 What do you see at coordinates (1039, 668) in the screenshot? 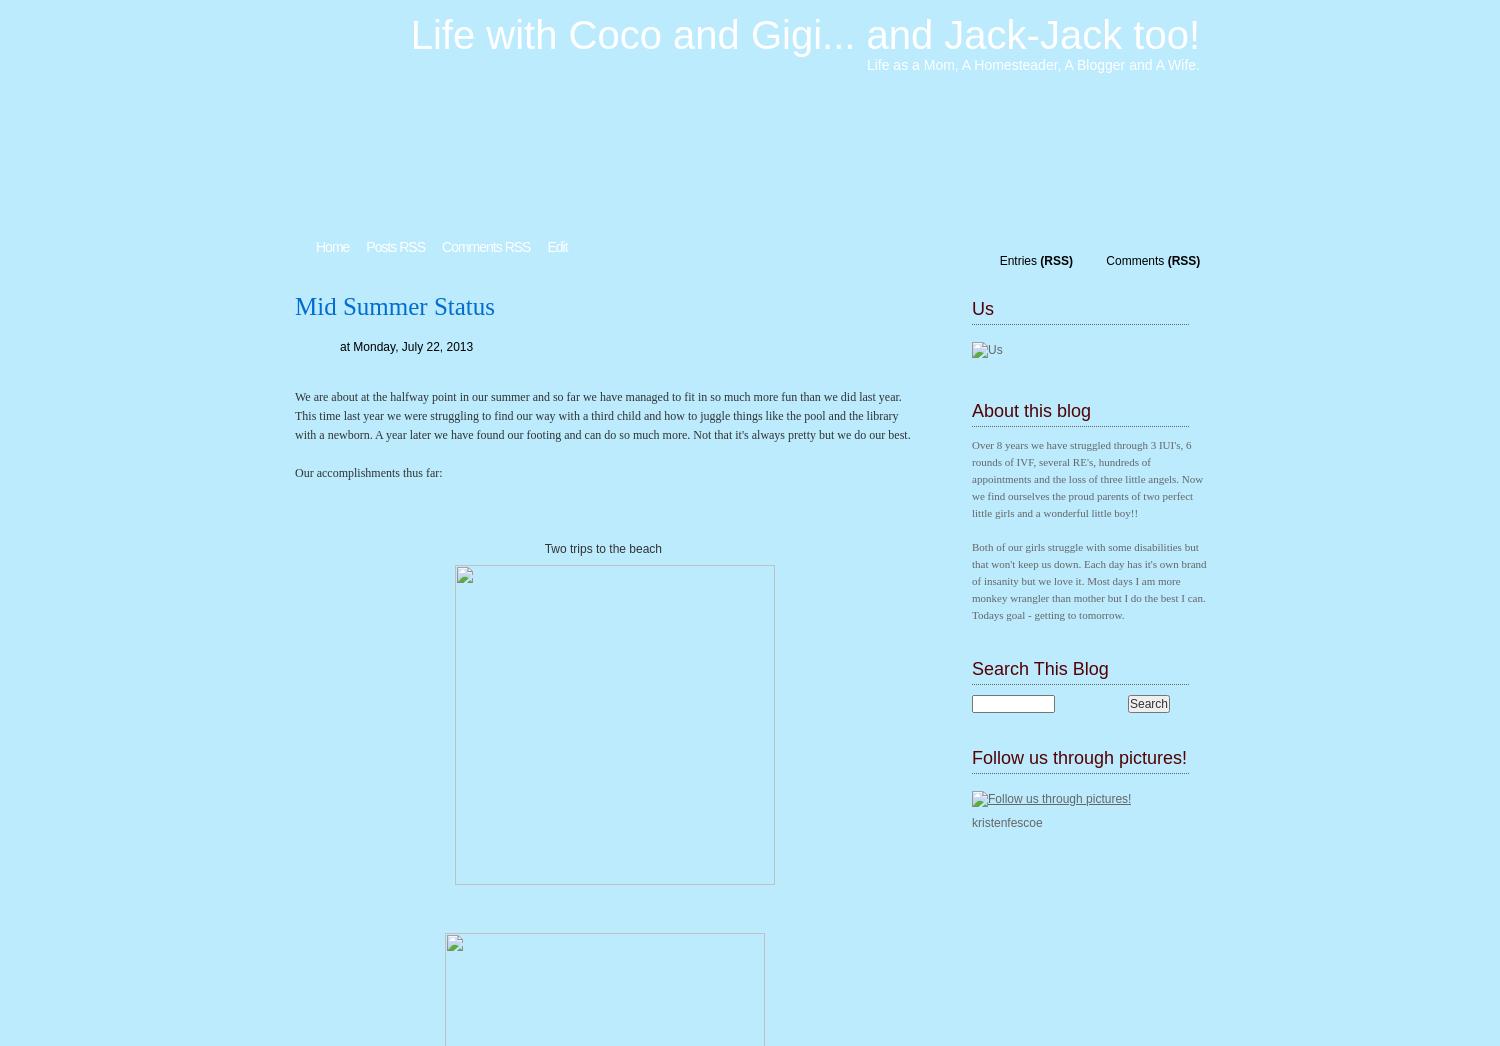
I see `'Search This Blog'` at bounding box center [1039, 668].